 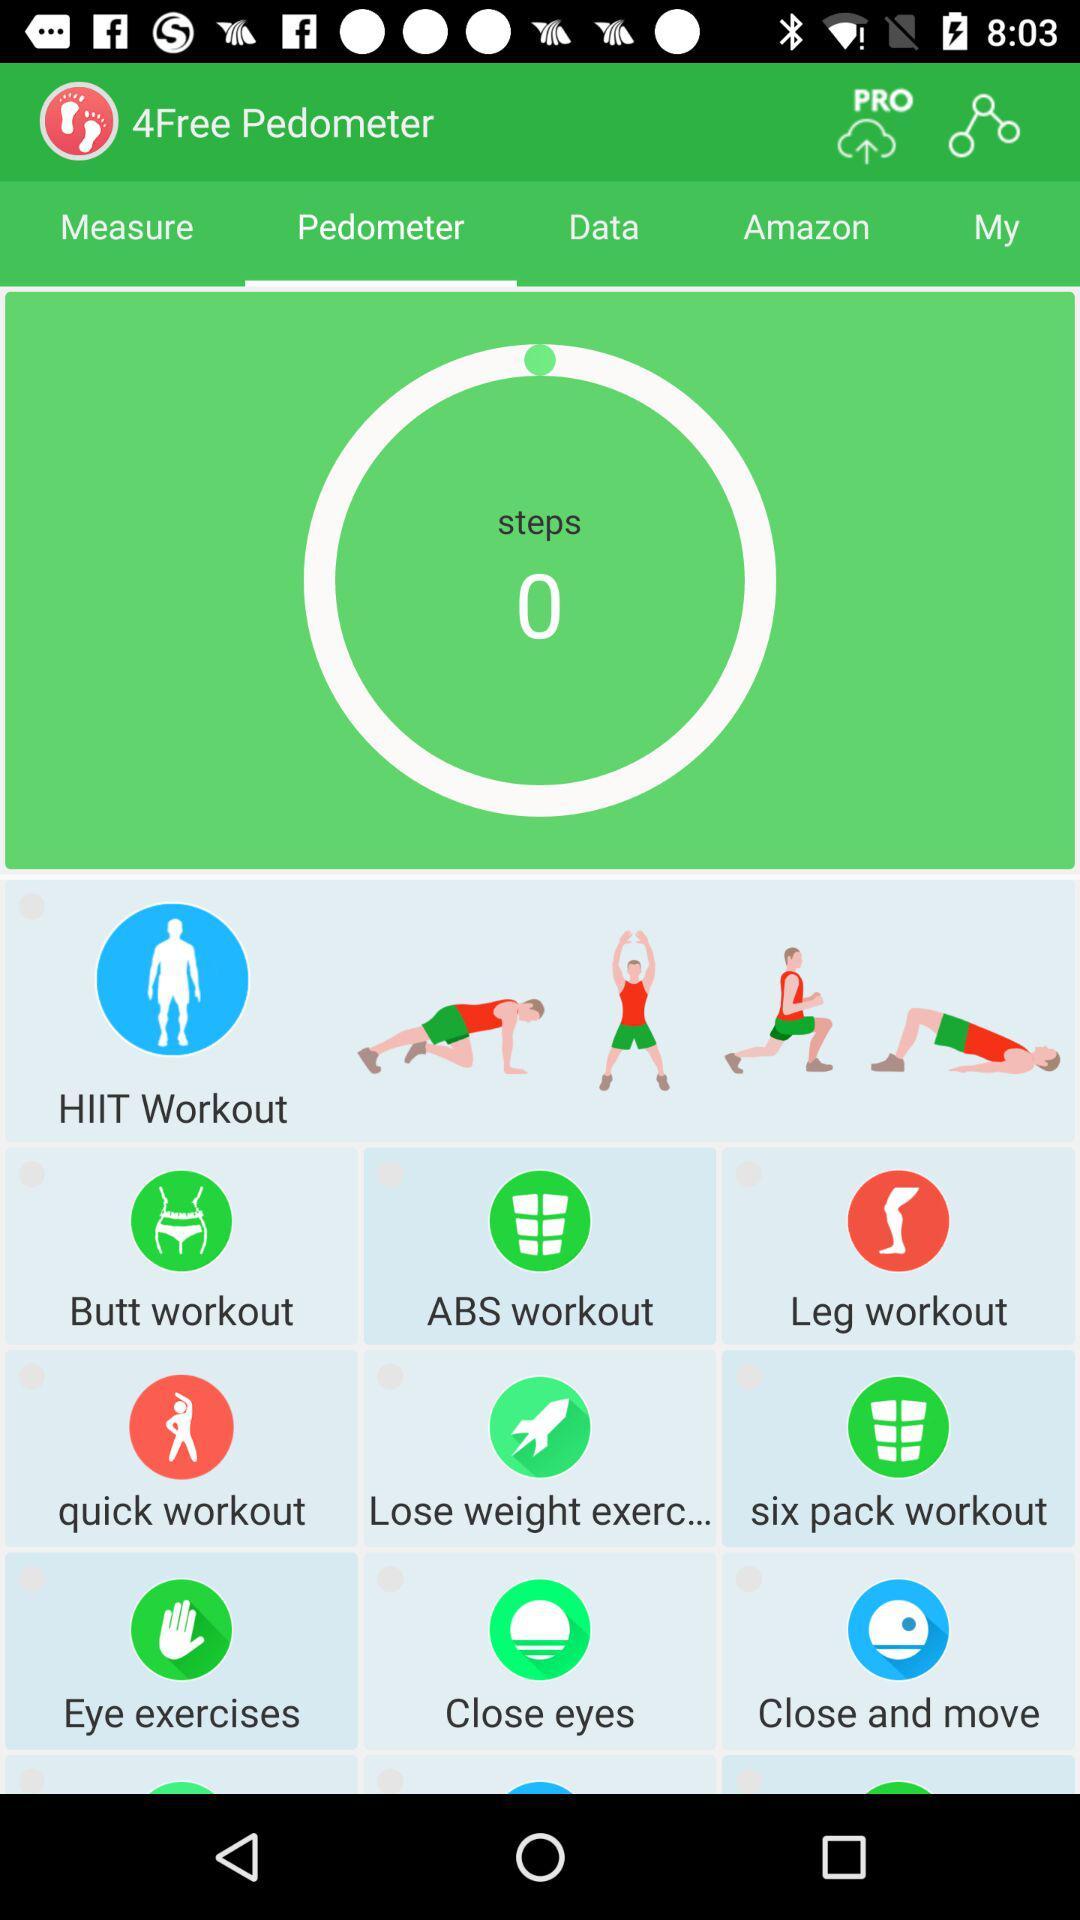 I want to click on item to the left of amazon app, so click(x=603, y=243).